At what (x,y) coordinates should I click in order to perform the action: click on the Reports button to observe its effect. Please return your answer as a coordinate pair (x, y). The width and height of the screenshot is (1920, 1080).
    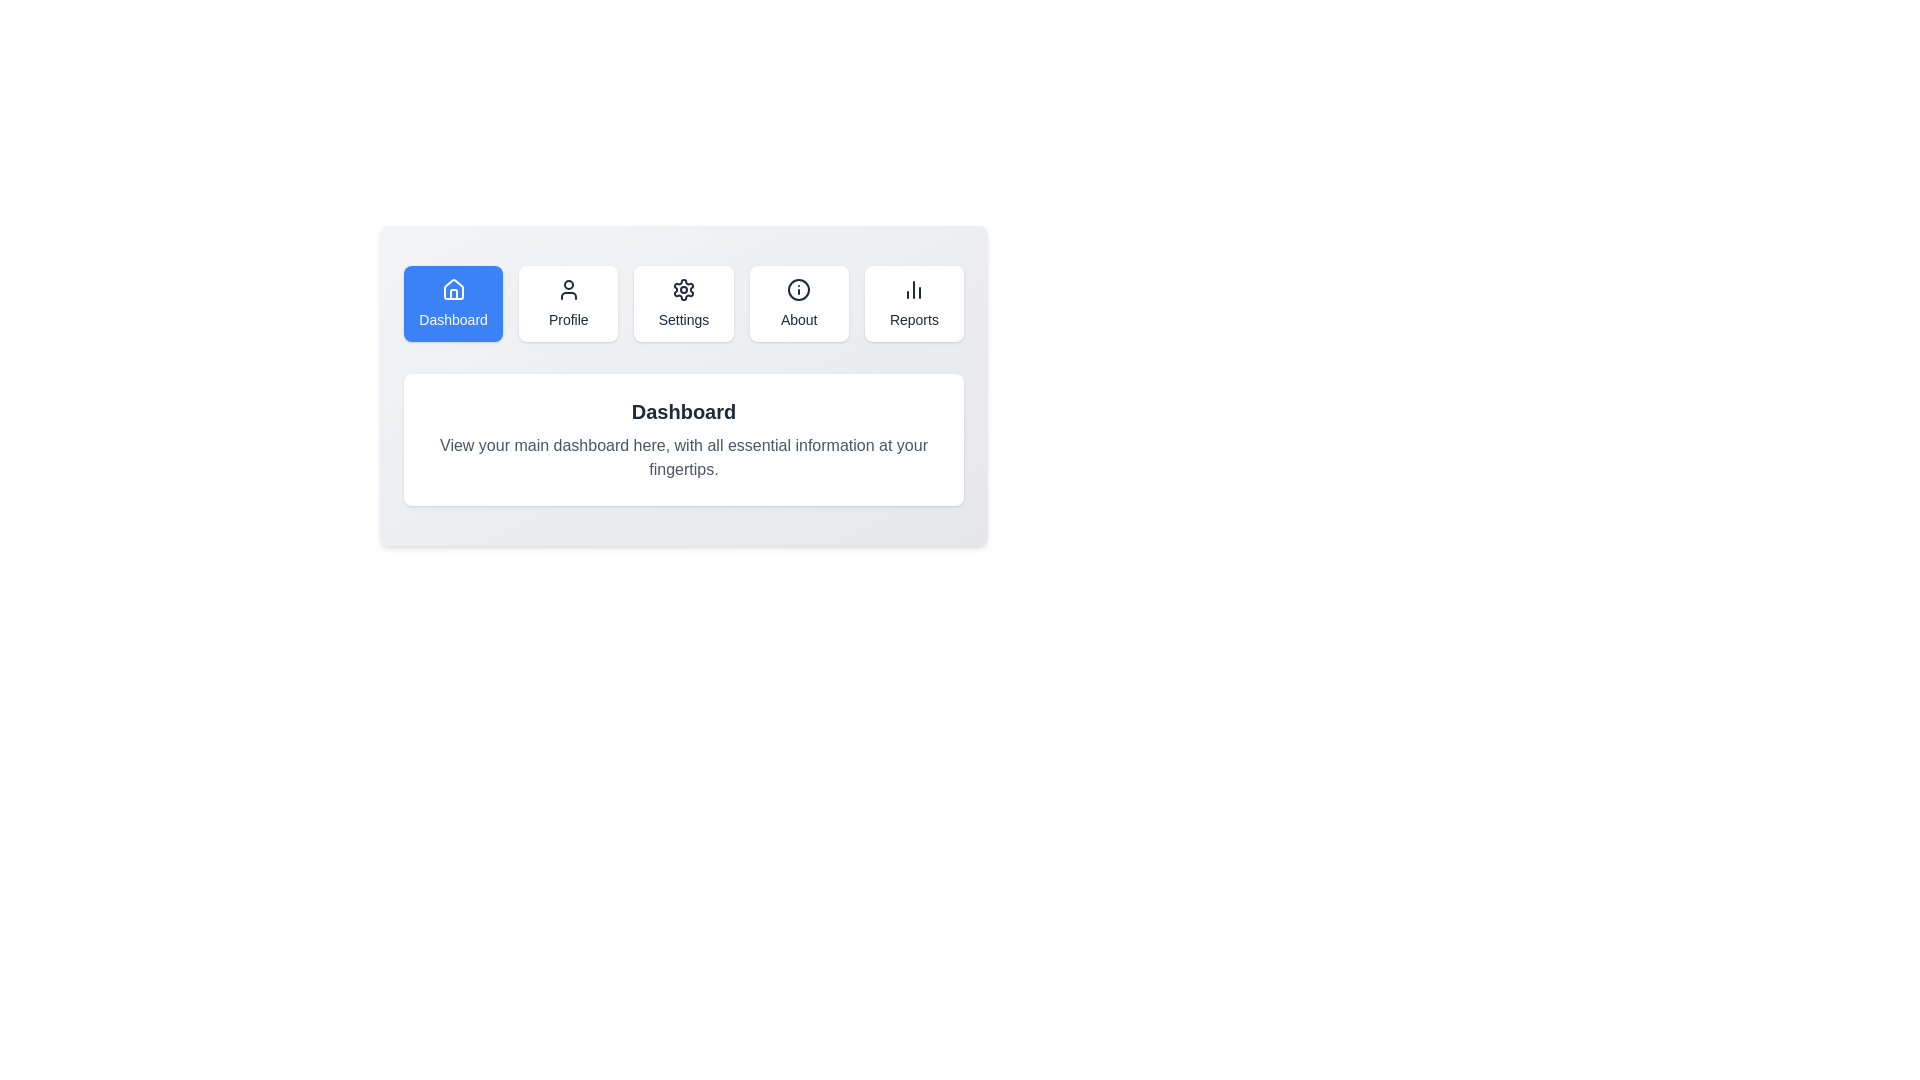
    Looking at the image, I should click on (913, 304).